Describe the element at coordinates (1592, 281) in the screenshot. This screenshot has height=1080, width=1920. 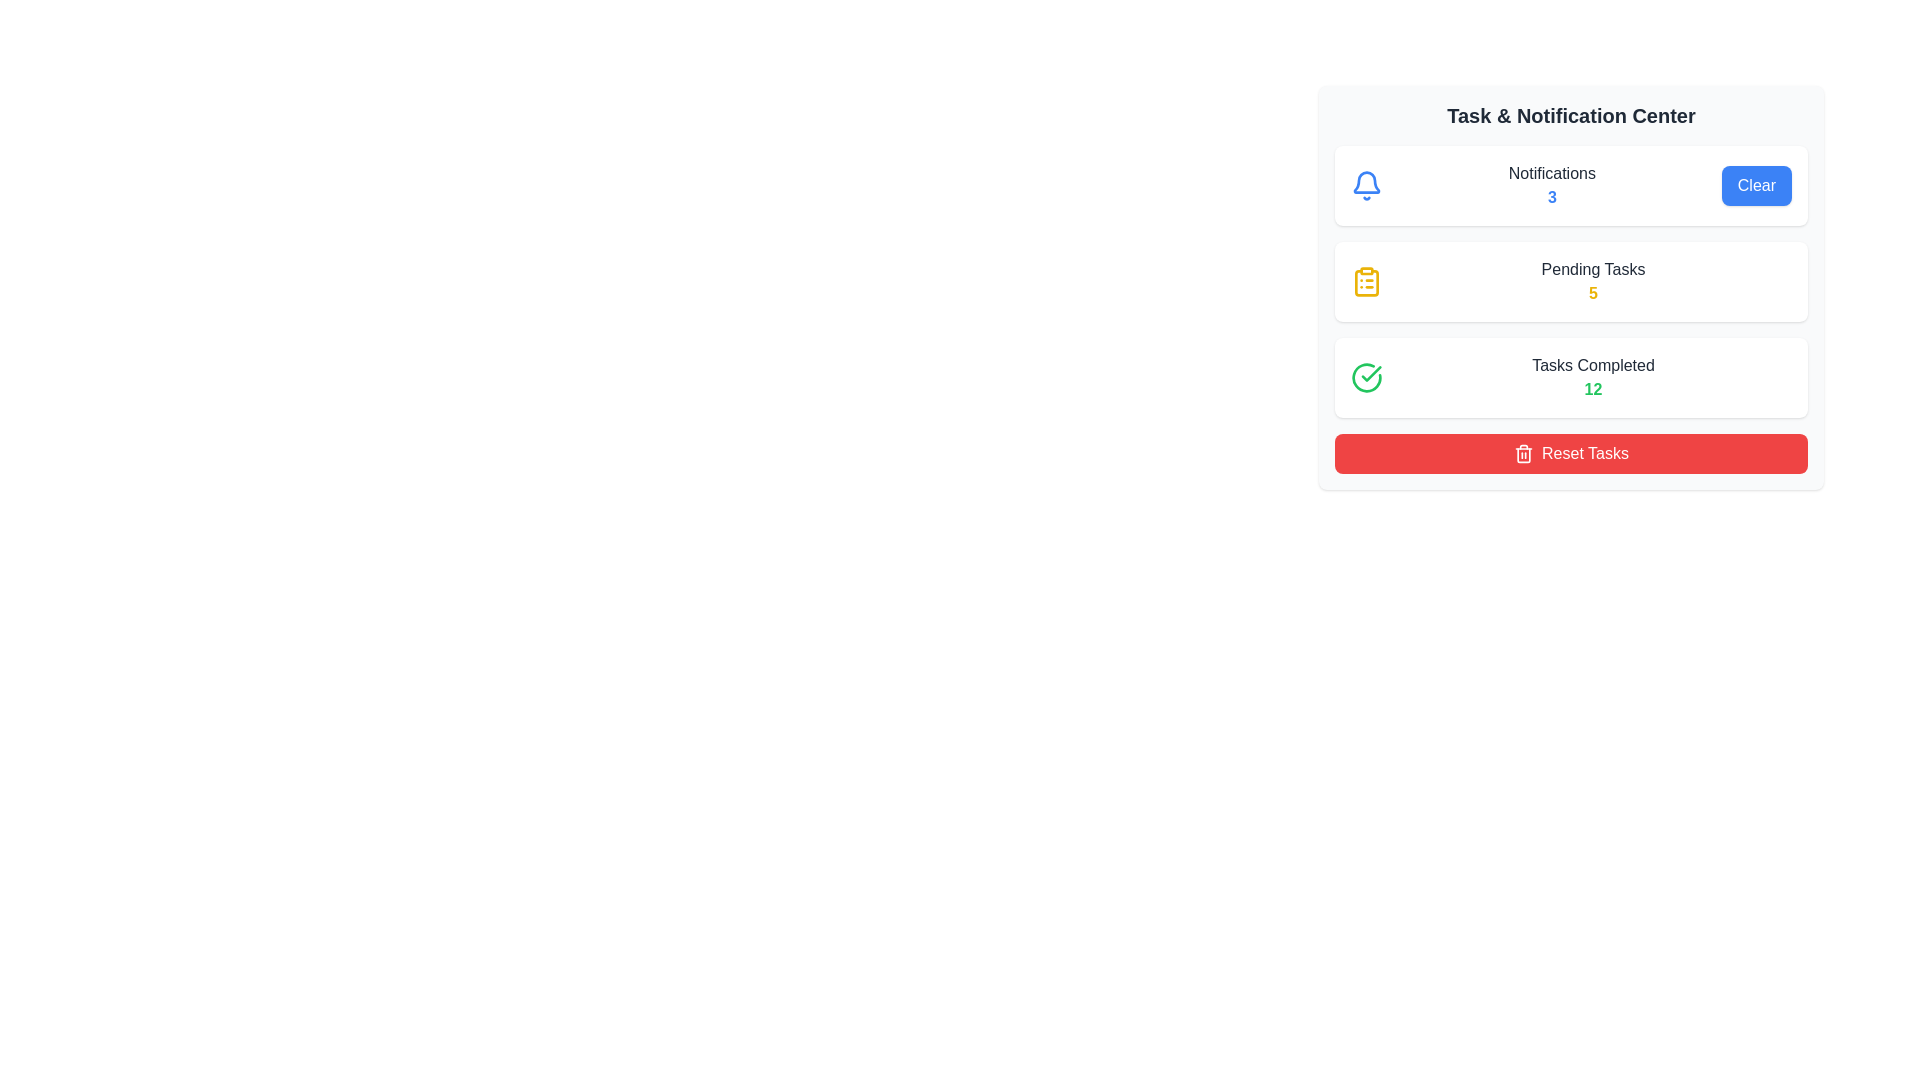
I see `text content of the summary indicator for pending tasks located in the middle section of the card under 'Task & Notification Center', adjacent to the clipboard icon` at that location.